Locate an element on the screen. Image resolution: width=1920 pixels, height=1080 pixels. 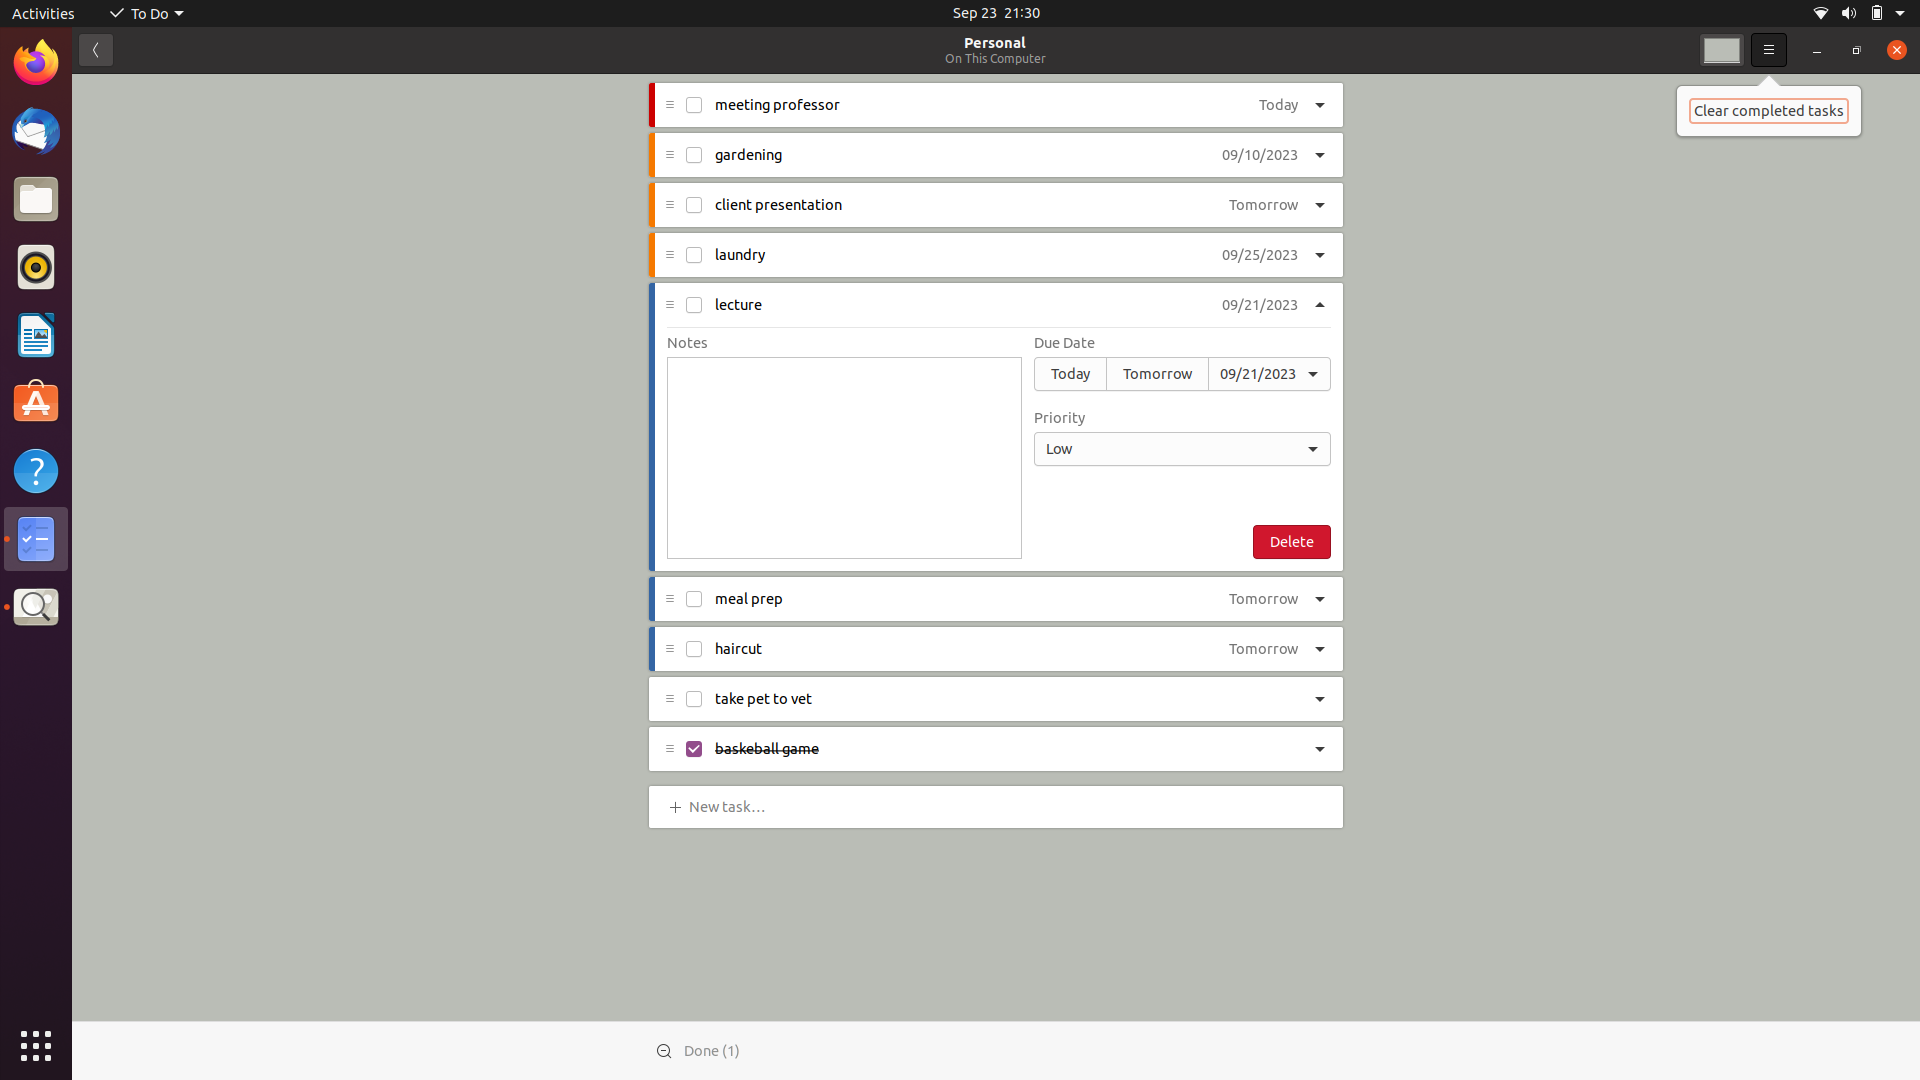
Mark "laundry" task as completed is located at coordinates (695, 253).